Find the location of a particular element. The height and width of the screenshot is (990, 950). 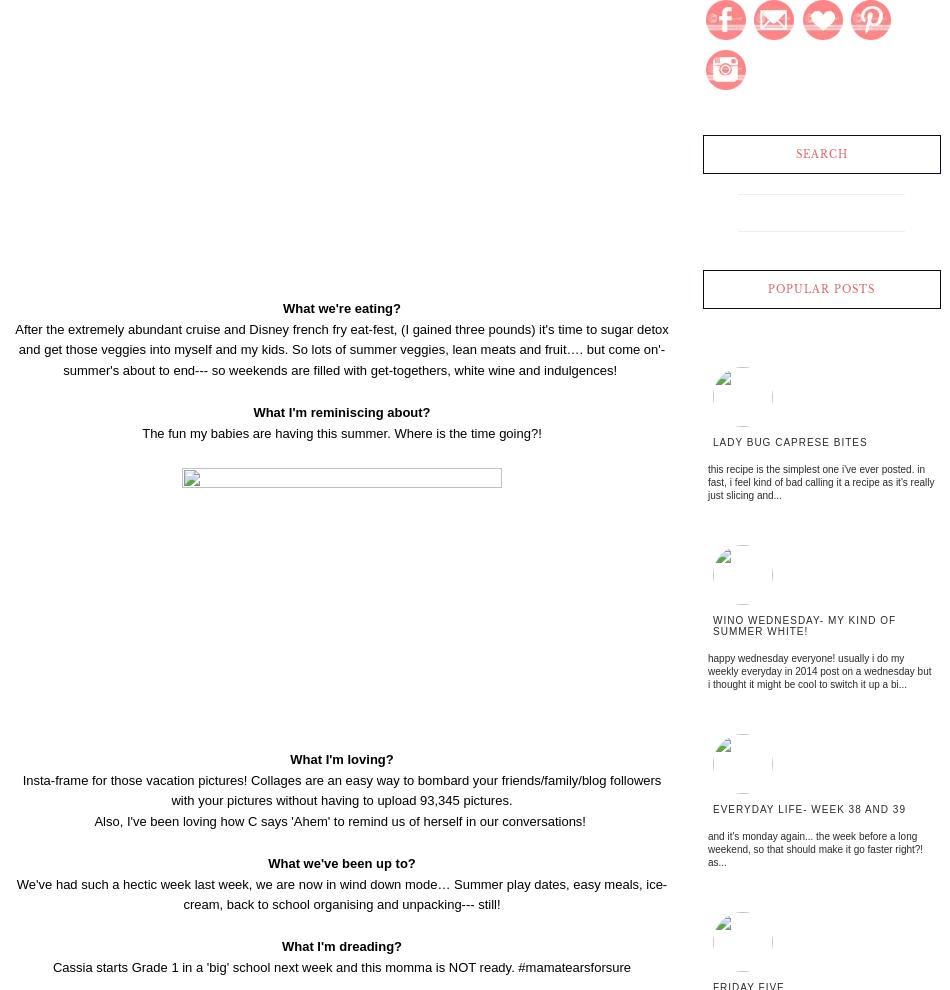

'Also, I've been loving how C says 'Ahem' to remind us of herself in our conversations!' is located at coordinates (340, 820).